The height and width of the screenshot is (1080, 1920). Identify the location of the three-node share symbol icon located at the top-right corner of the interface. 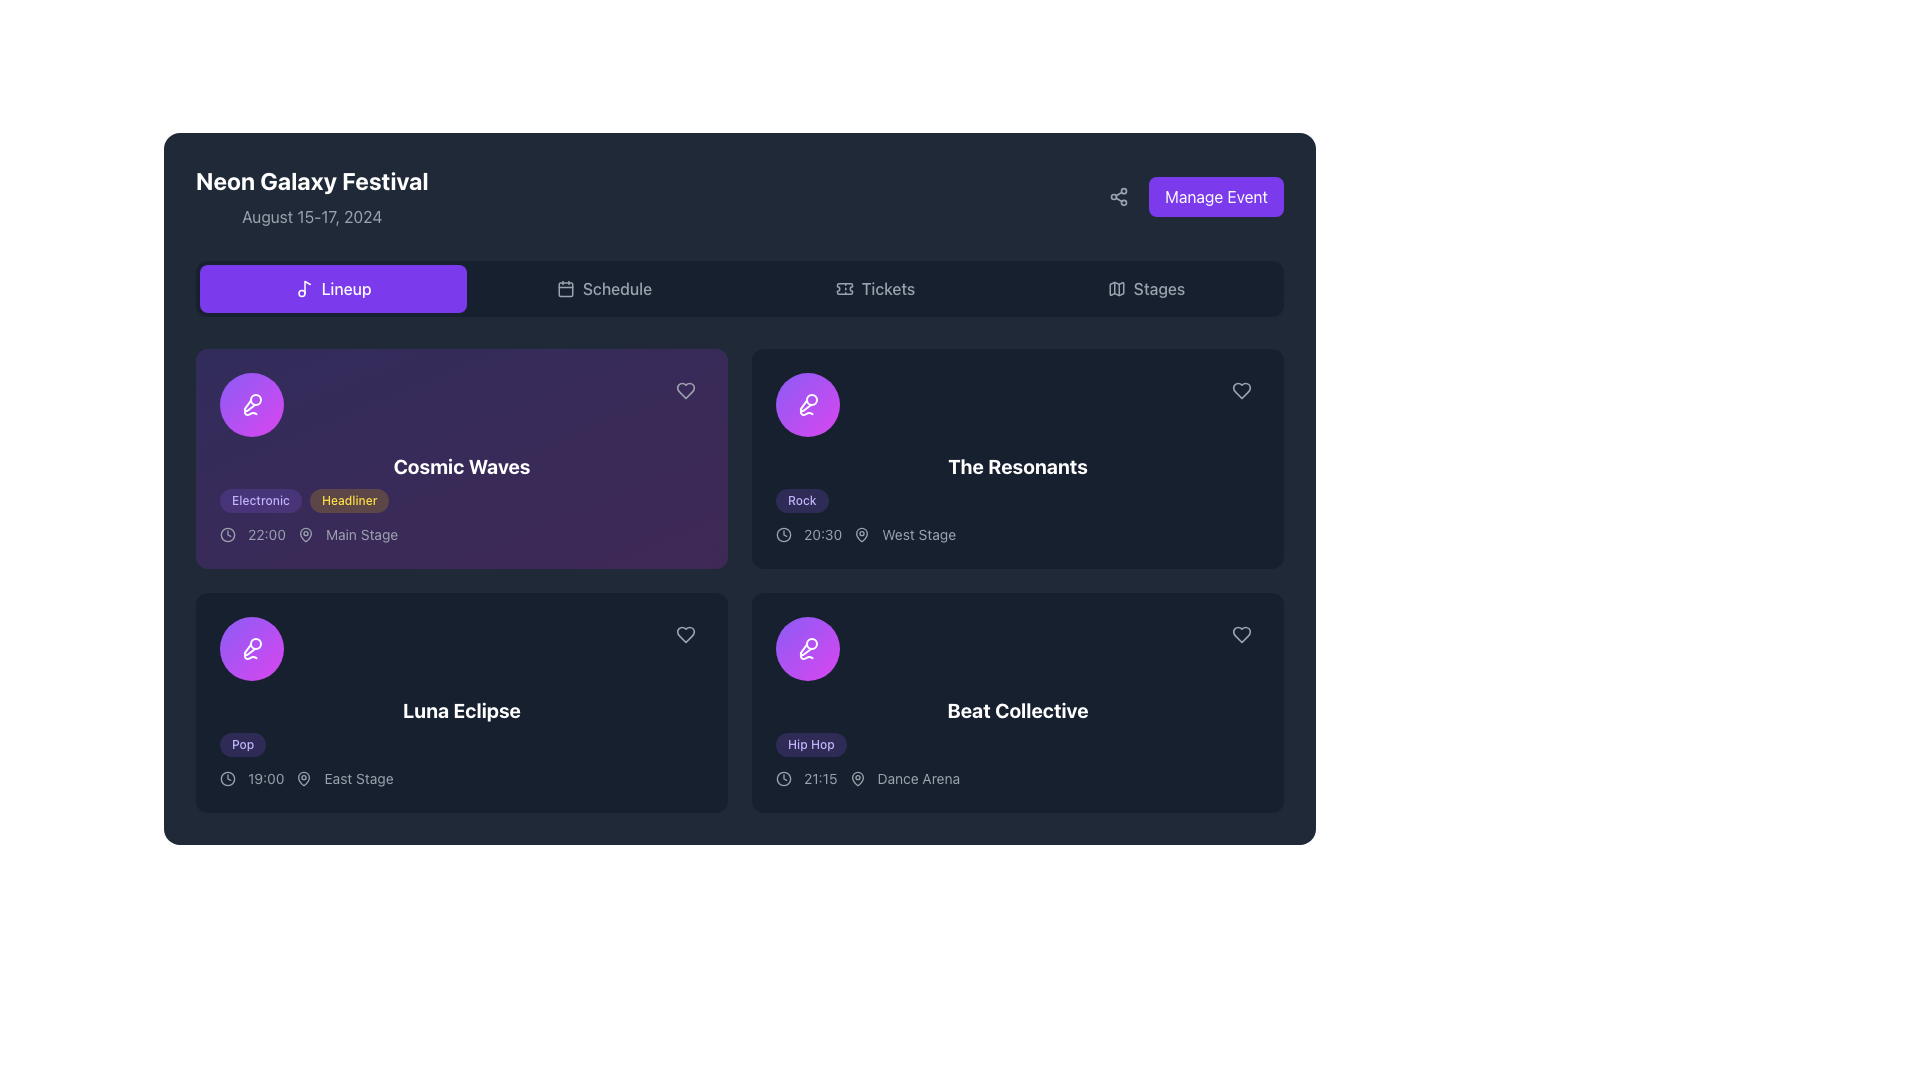
(1118, 196).